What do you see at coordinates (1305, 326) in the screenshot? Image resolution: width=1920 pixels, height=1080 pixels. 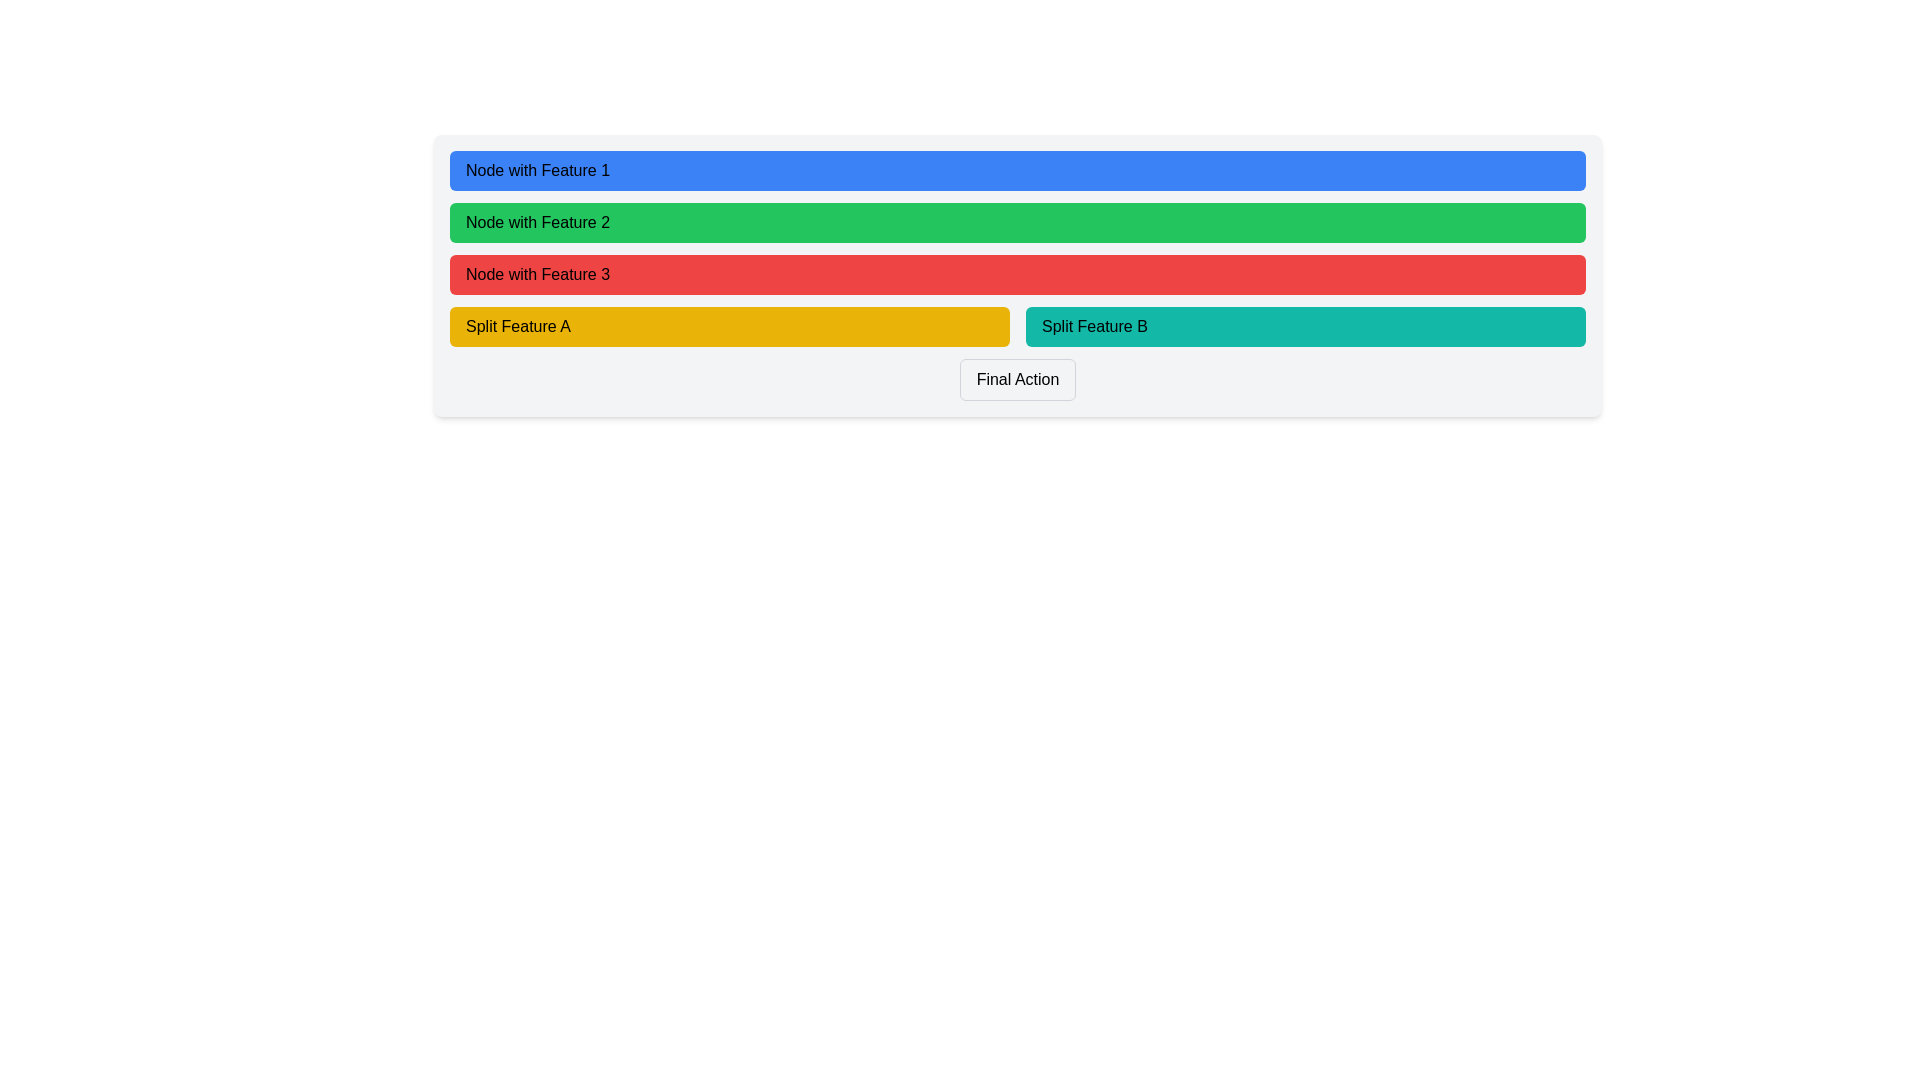 I see `the button labeled 'Split Feature B'` at bounding box center [1305, 326].